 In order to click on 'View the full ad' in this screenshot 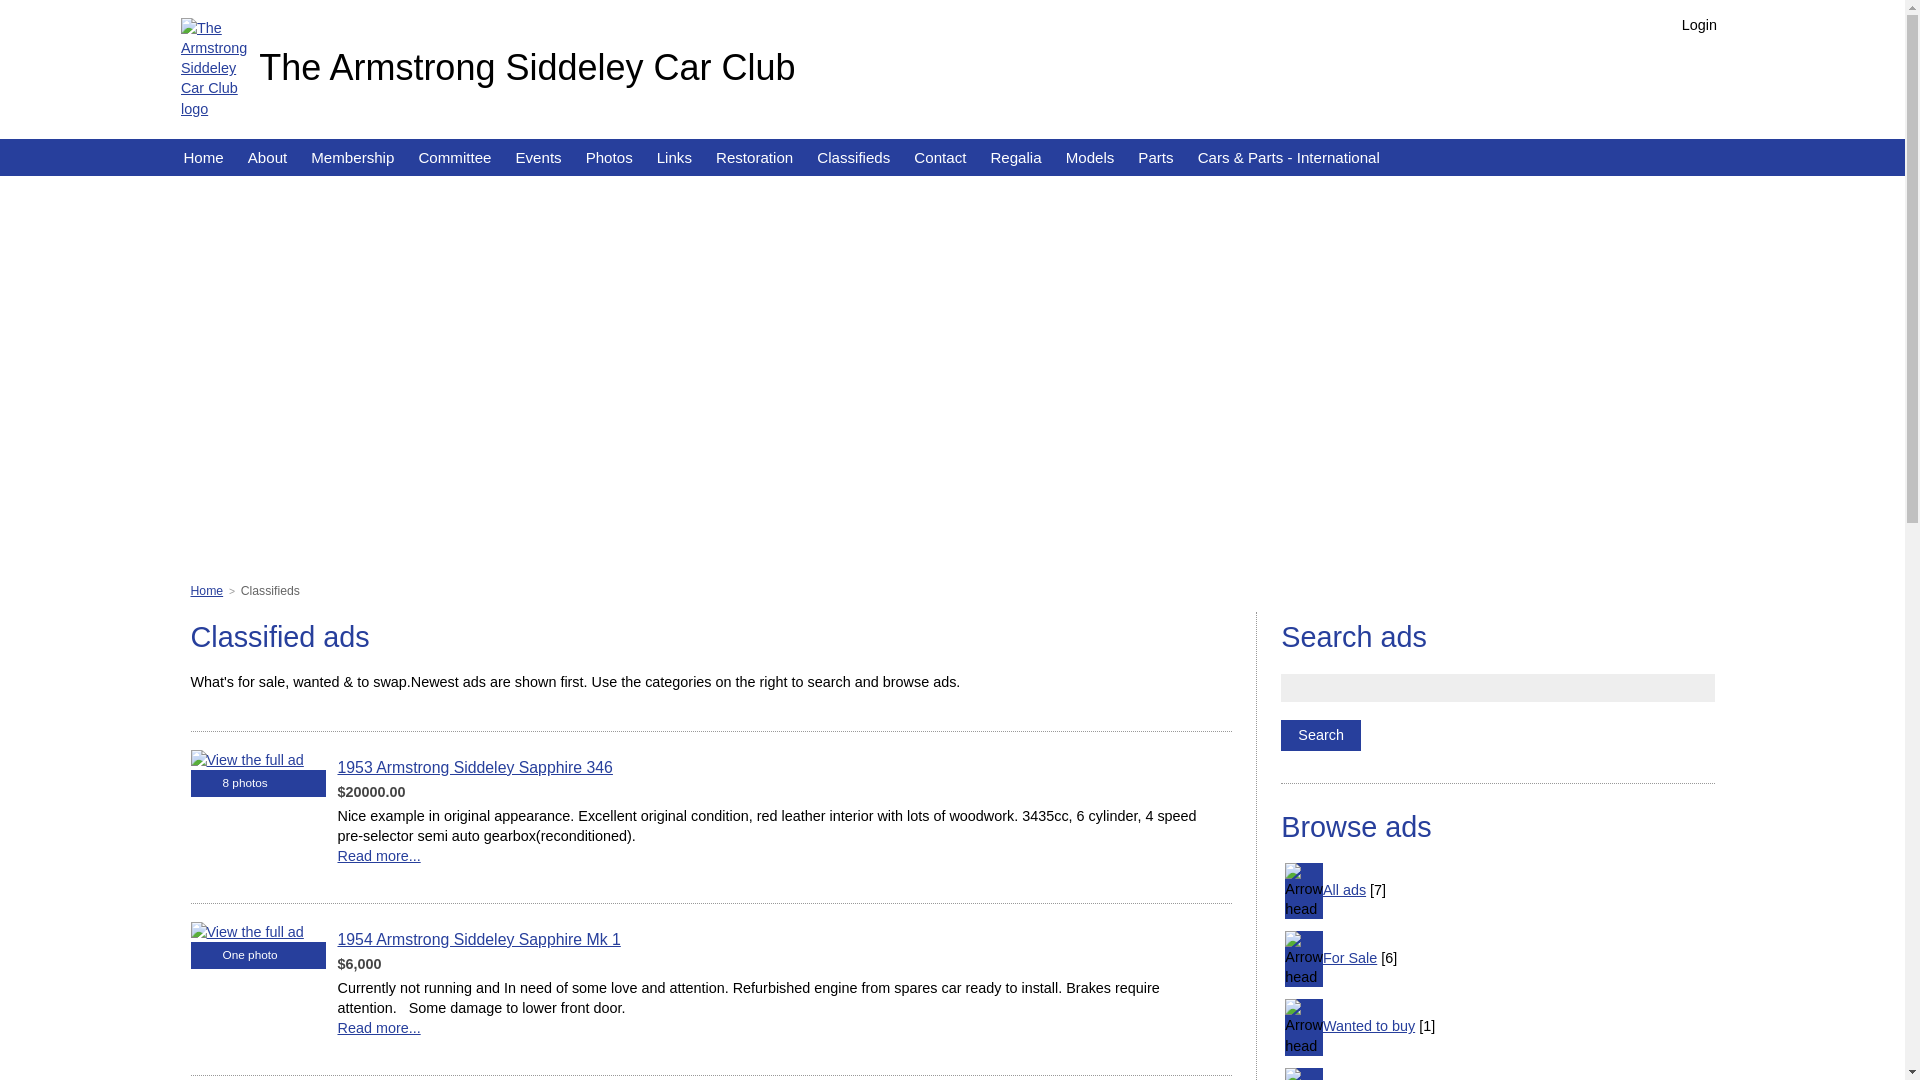, I will do `click(245, 759)`.